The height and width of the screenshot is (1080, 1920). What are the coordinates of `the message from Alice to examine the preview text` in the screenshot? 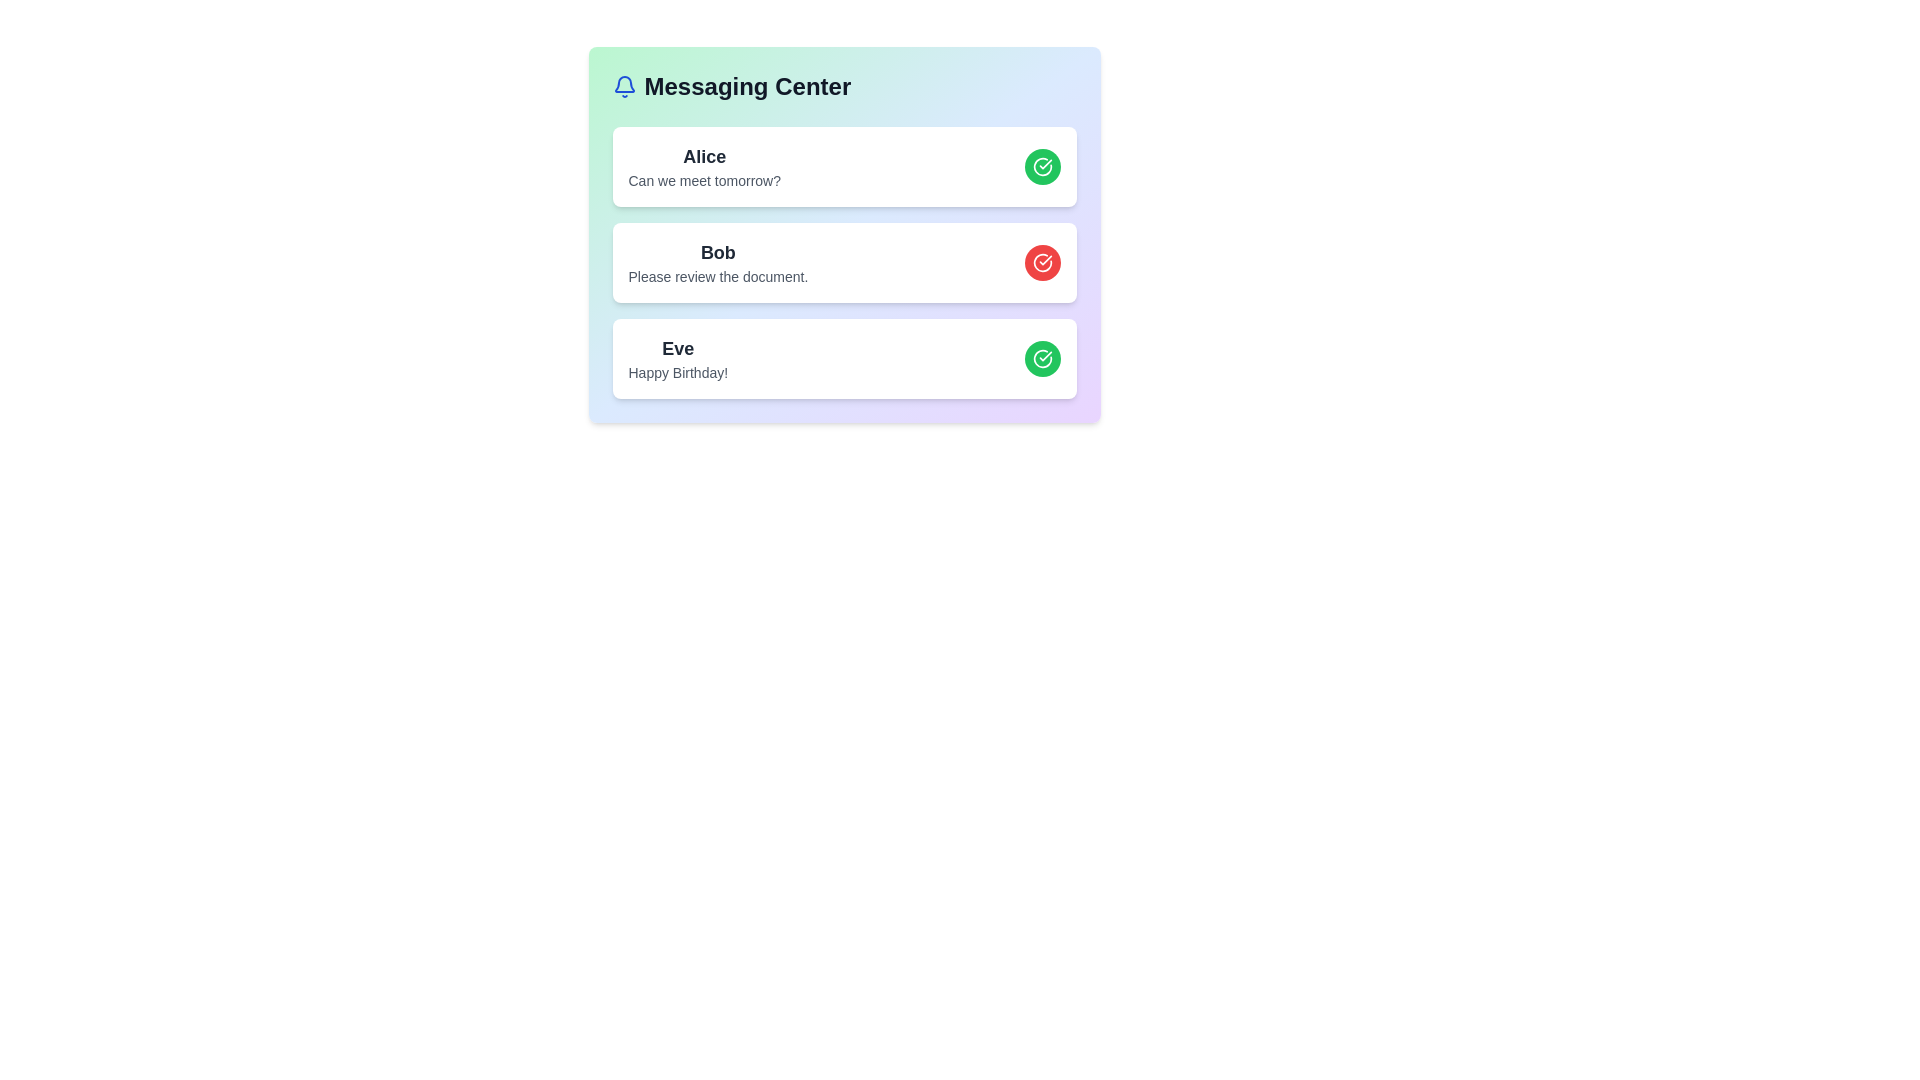 It's located at (704, 156).